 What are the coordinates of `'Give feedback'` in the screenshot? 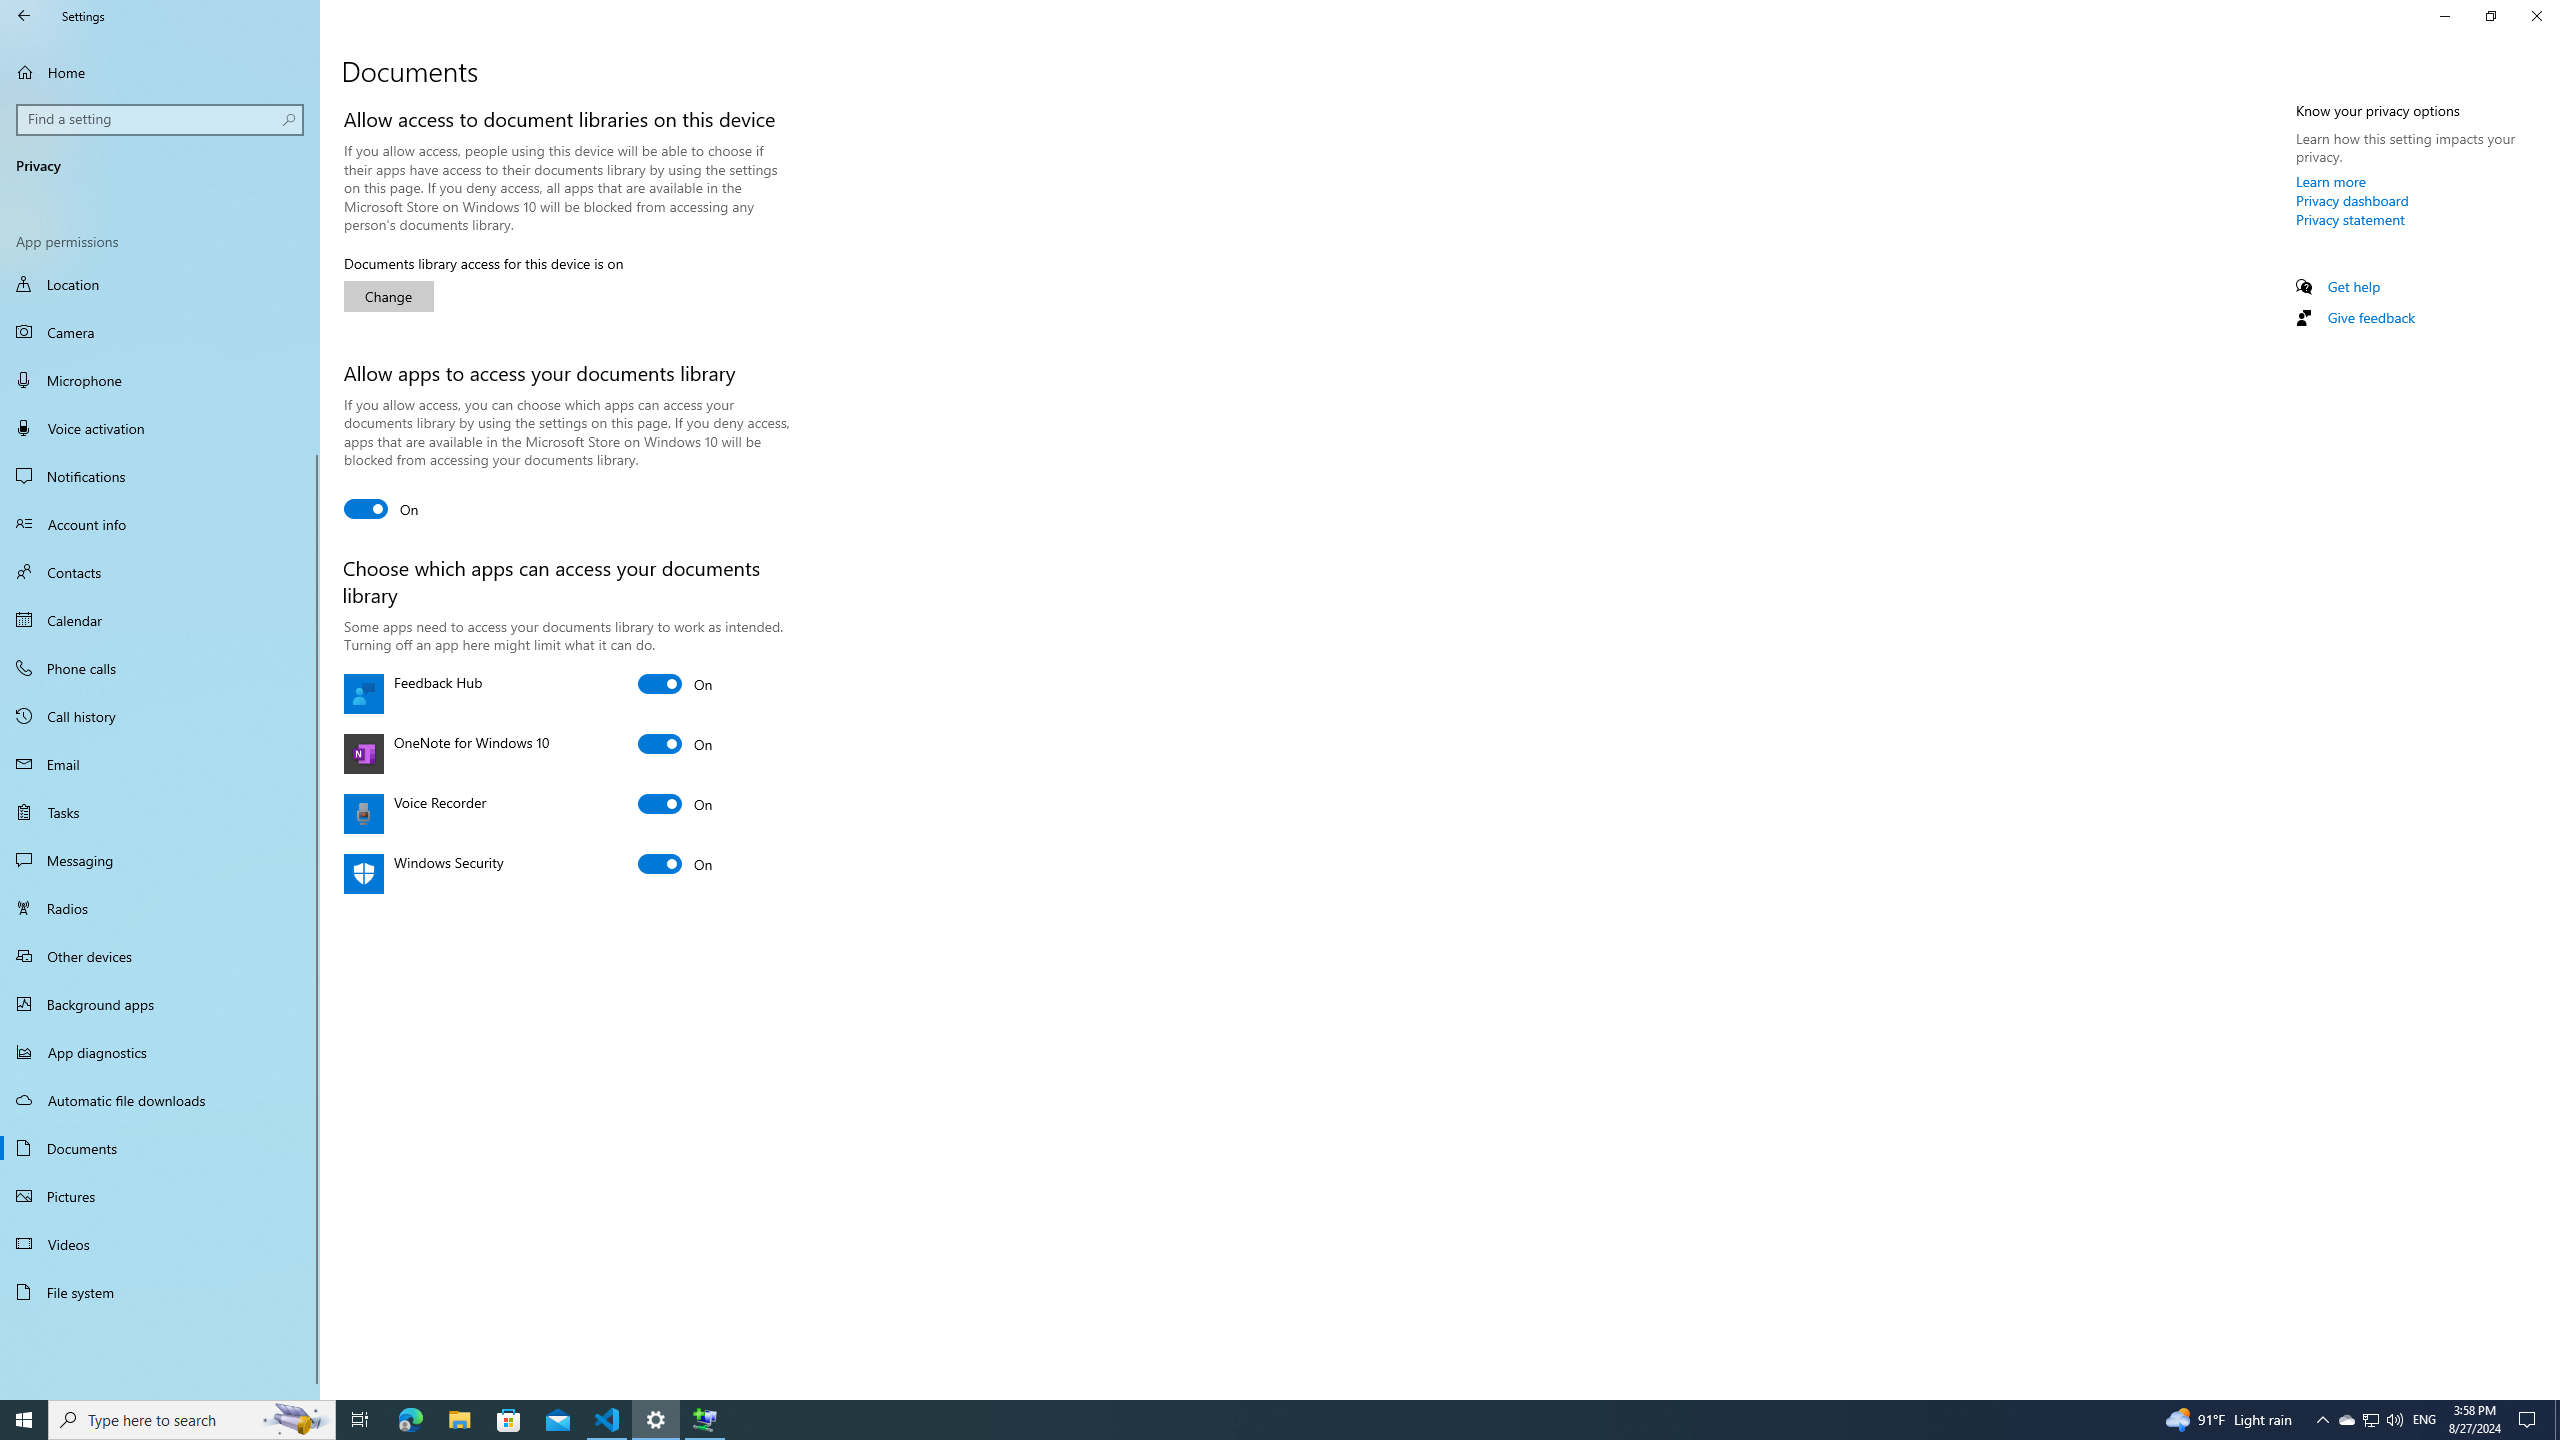 It's located at (2369, 317).